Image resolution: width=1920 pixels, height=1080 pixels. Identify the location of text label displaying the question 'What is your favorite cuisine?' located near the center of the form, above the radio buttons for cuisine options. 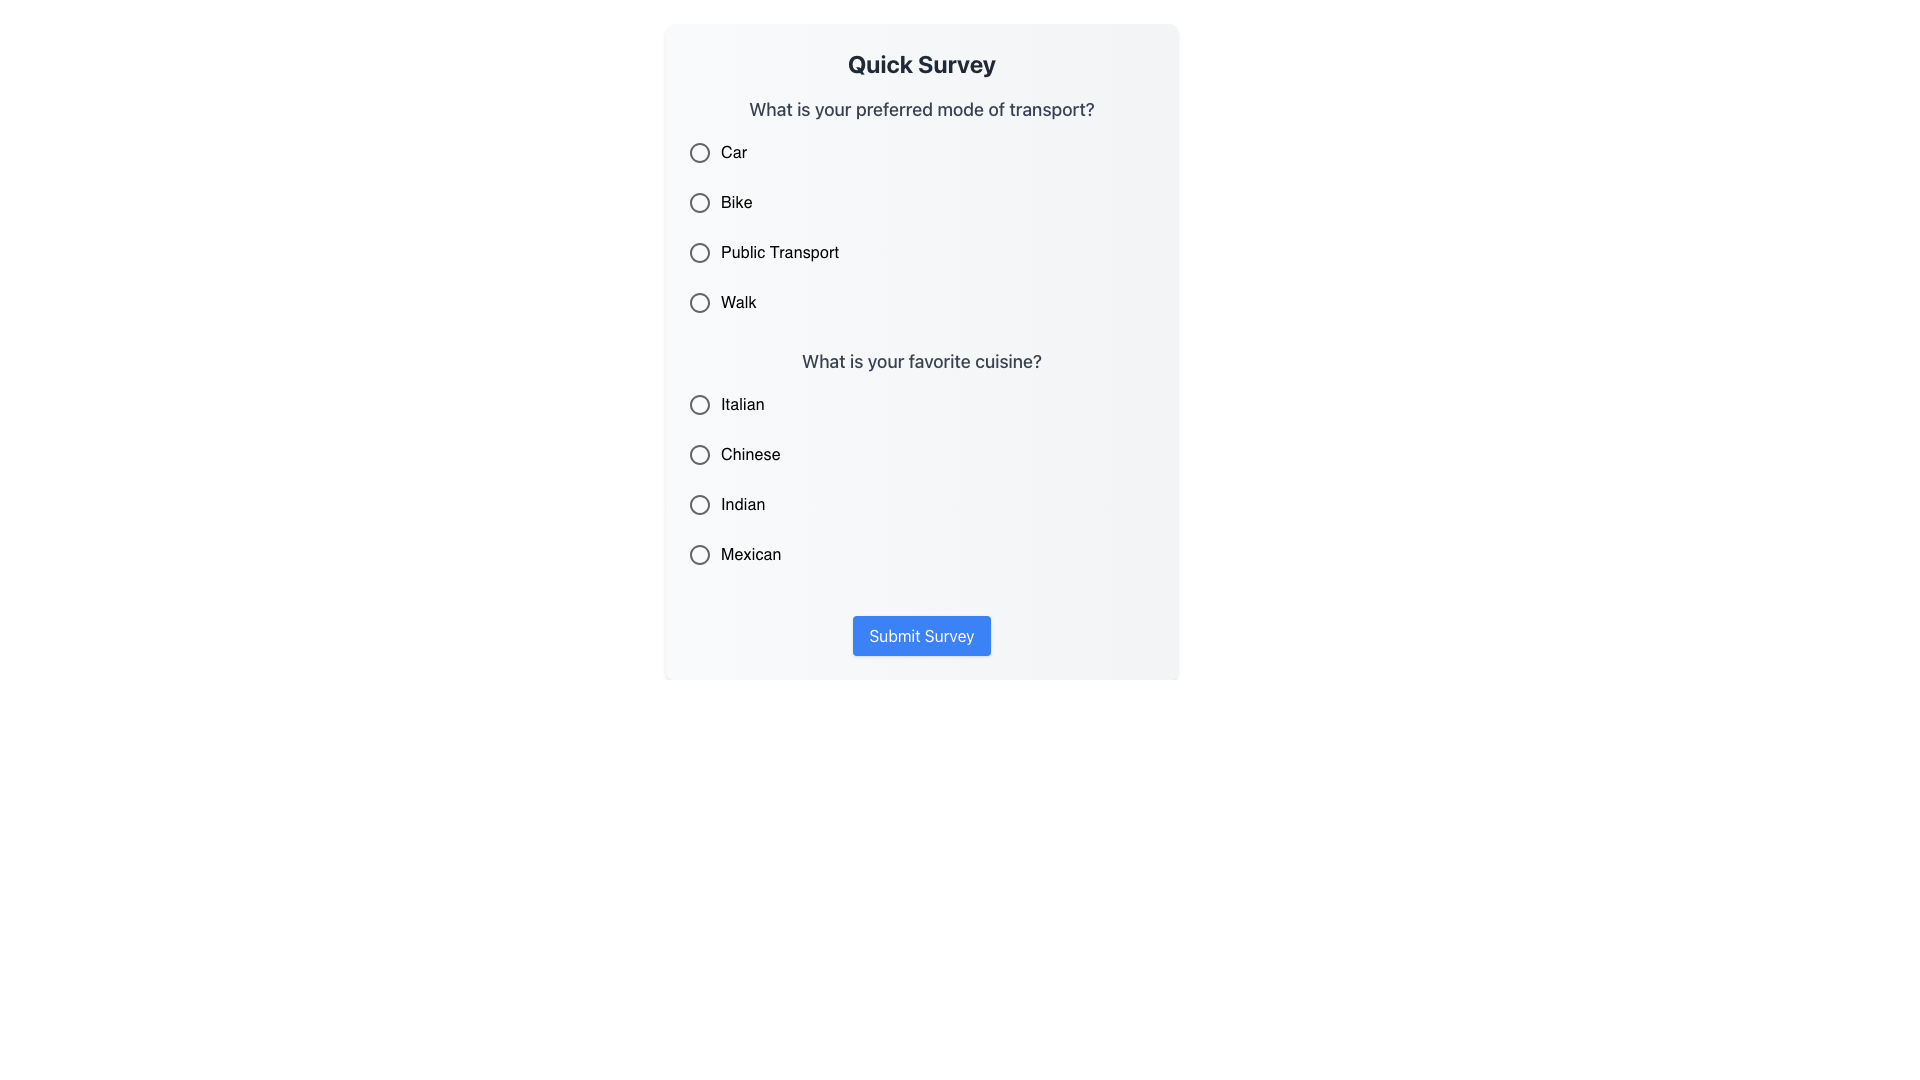
(920, 362).